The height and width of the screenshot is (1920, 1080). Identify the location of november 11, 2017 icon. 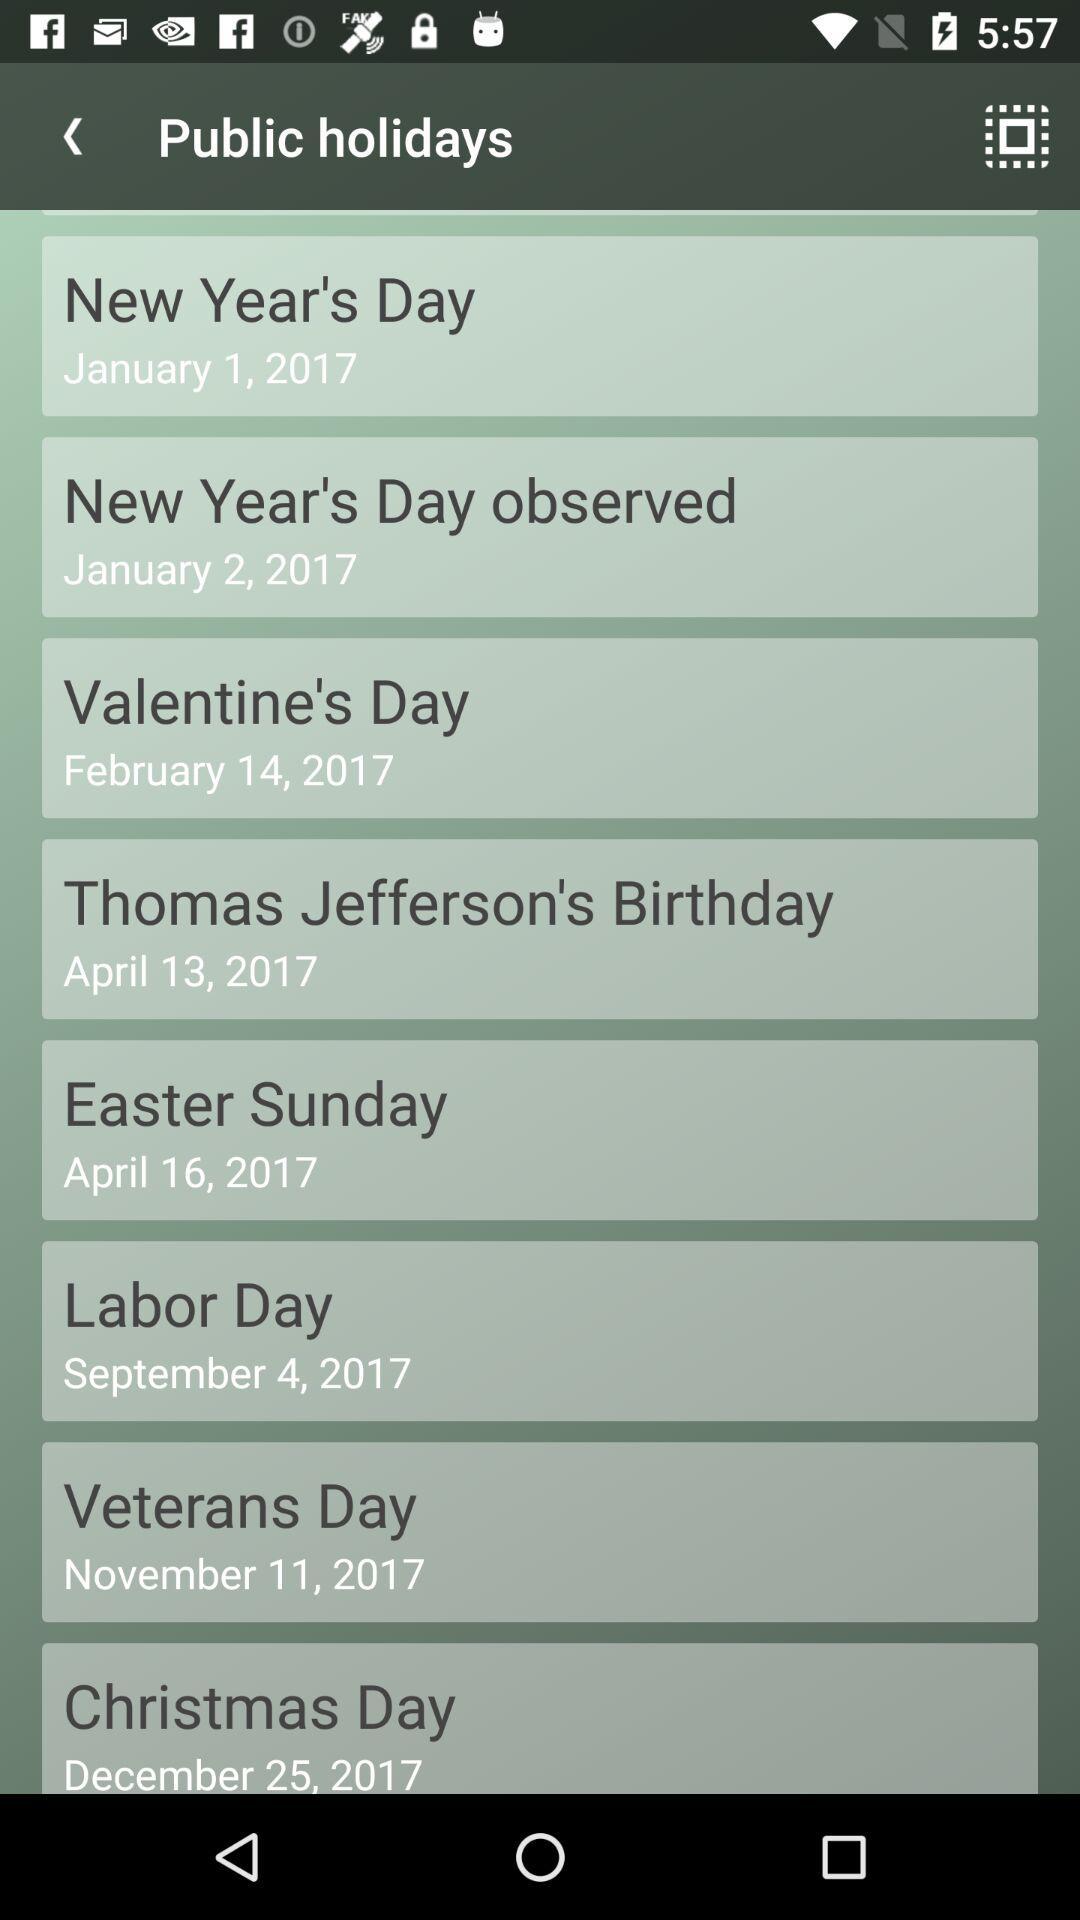
(540, 1571).